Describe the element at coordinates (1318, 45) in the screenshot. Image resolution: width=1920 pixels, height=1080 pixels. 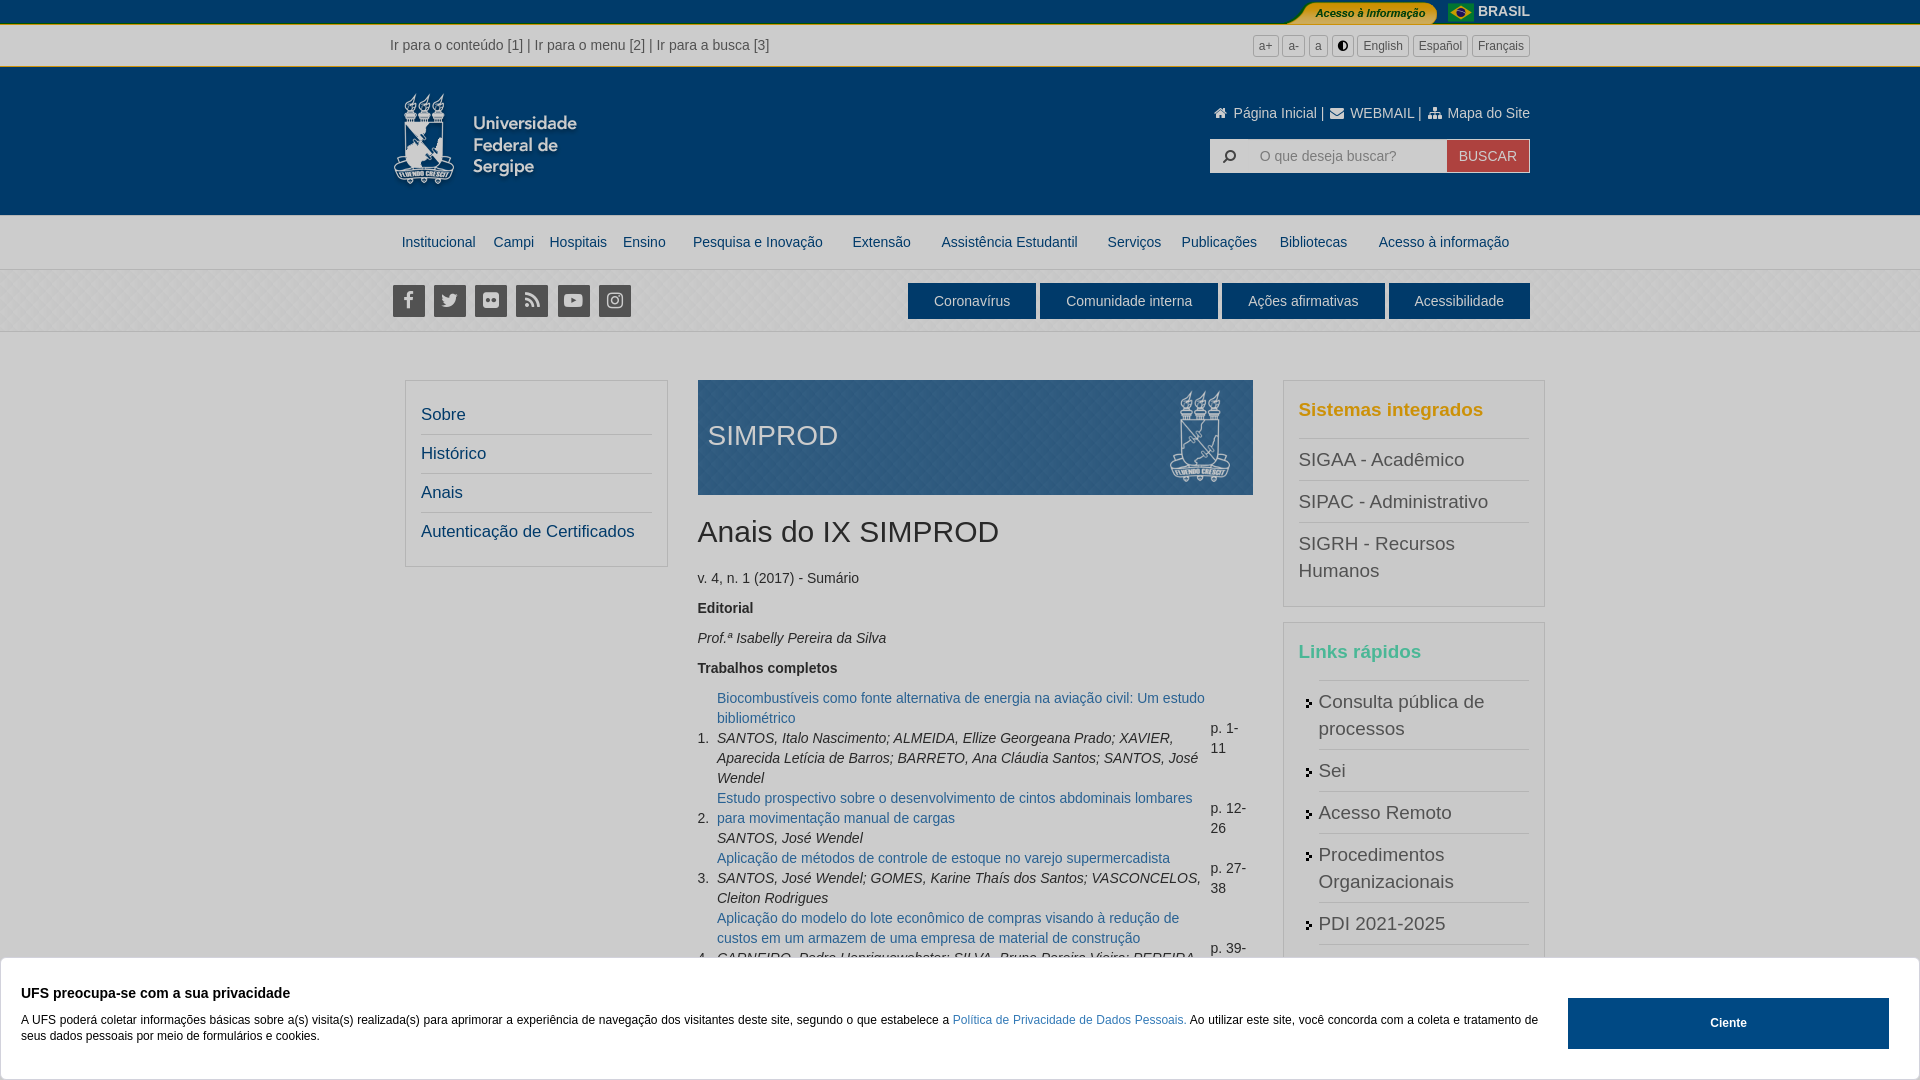
I see `'a'` at that location.